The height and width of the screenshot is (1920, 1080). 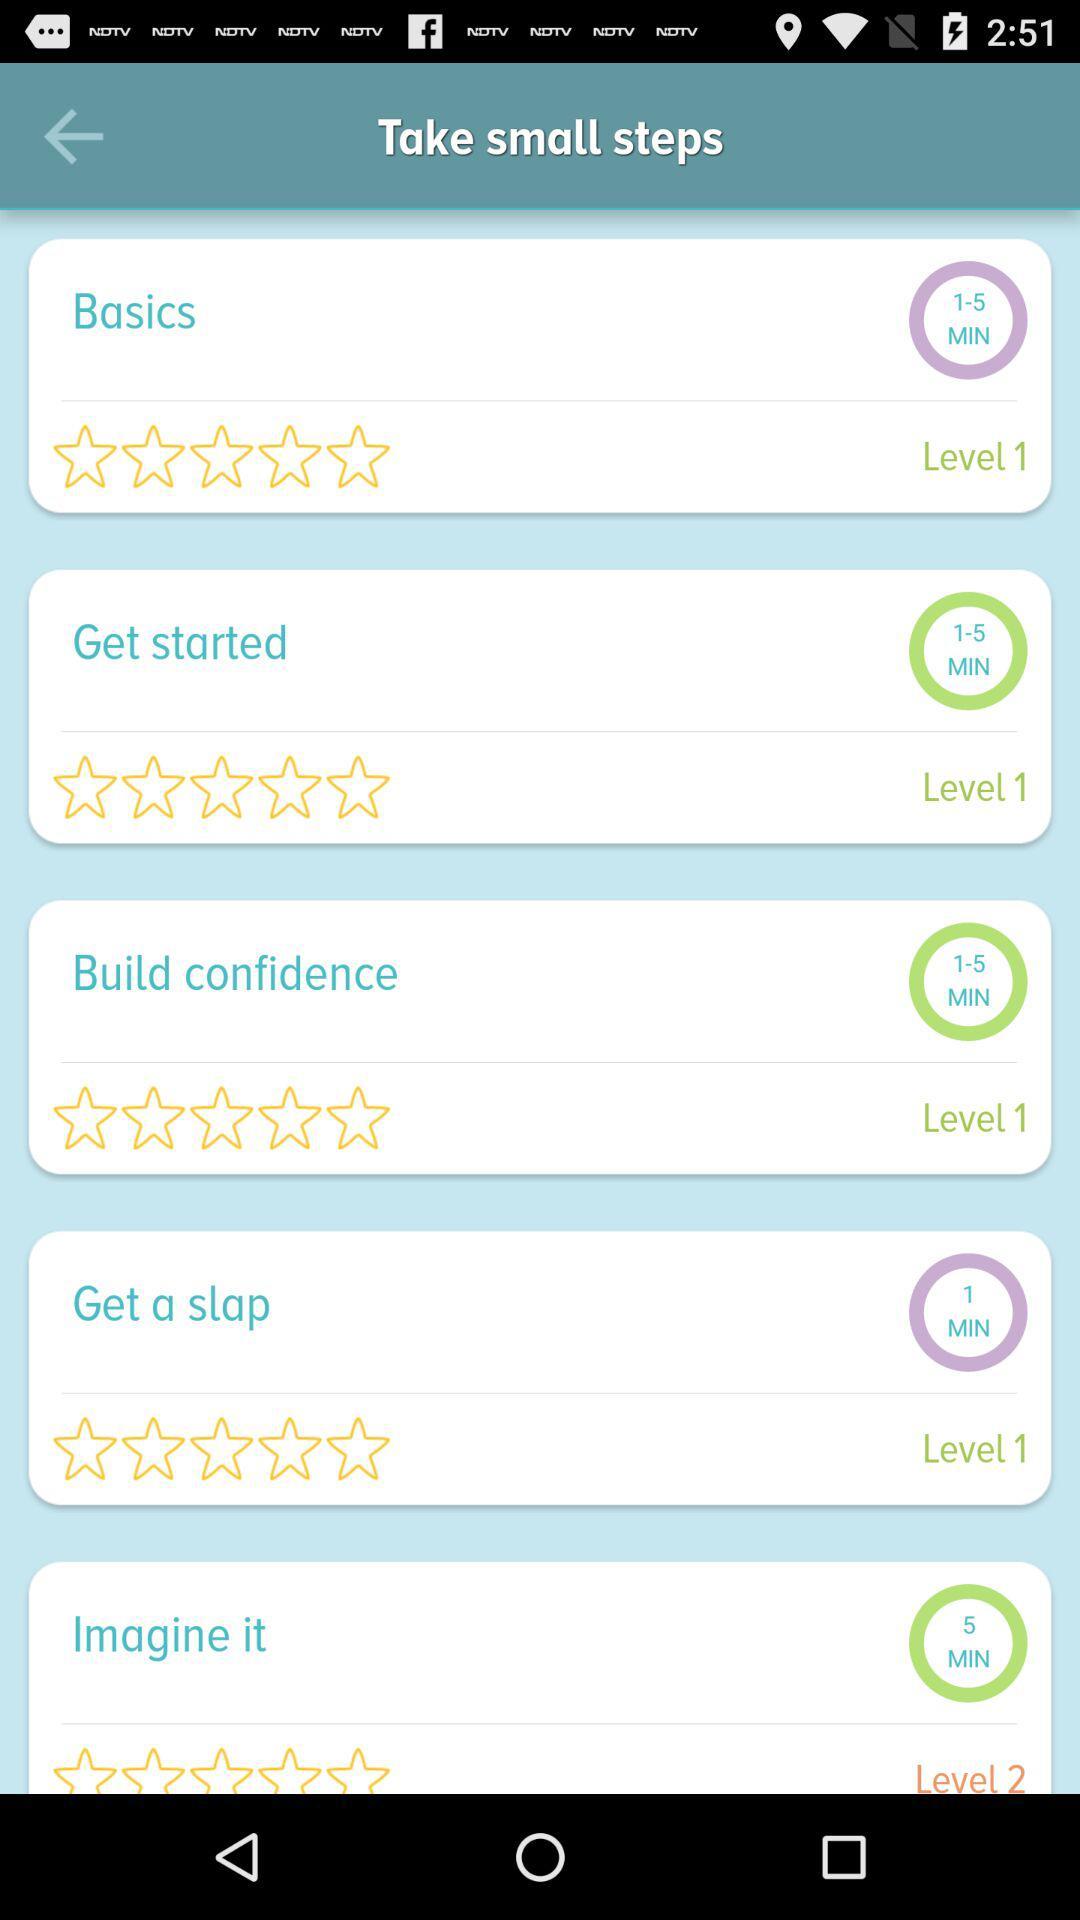 I want to click on icon to the right of take small steps, so click(x=1017, y=135).